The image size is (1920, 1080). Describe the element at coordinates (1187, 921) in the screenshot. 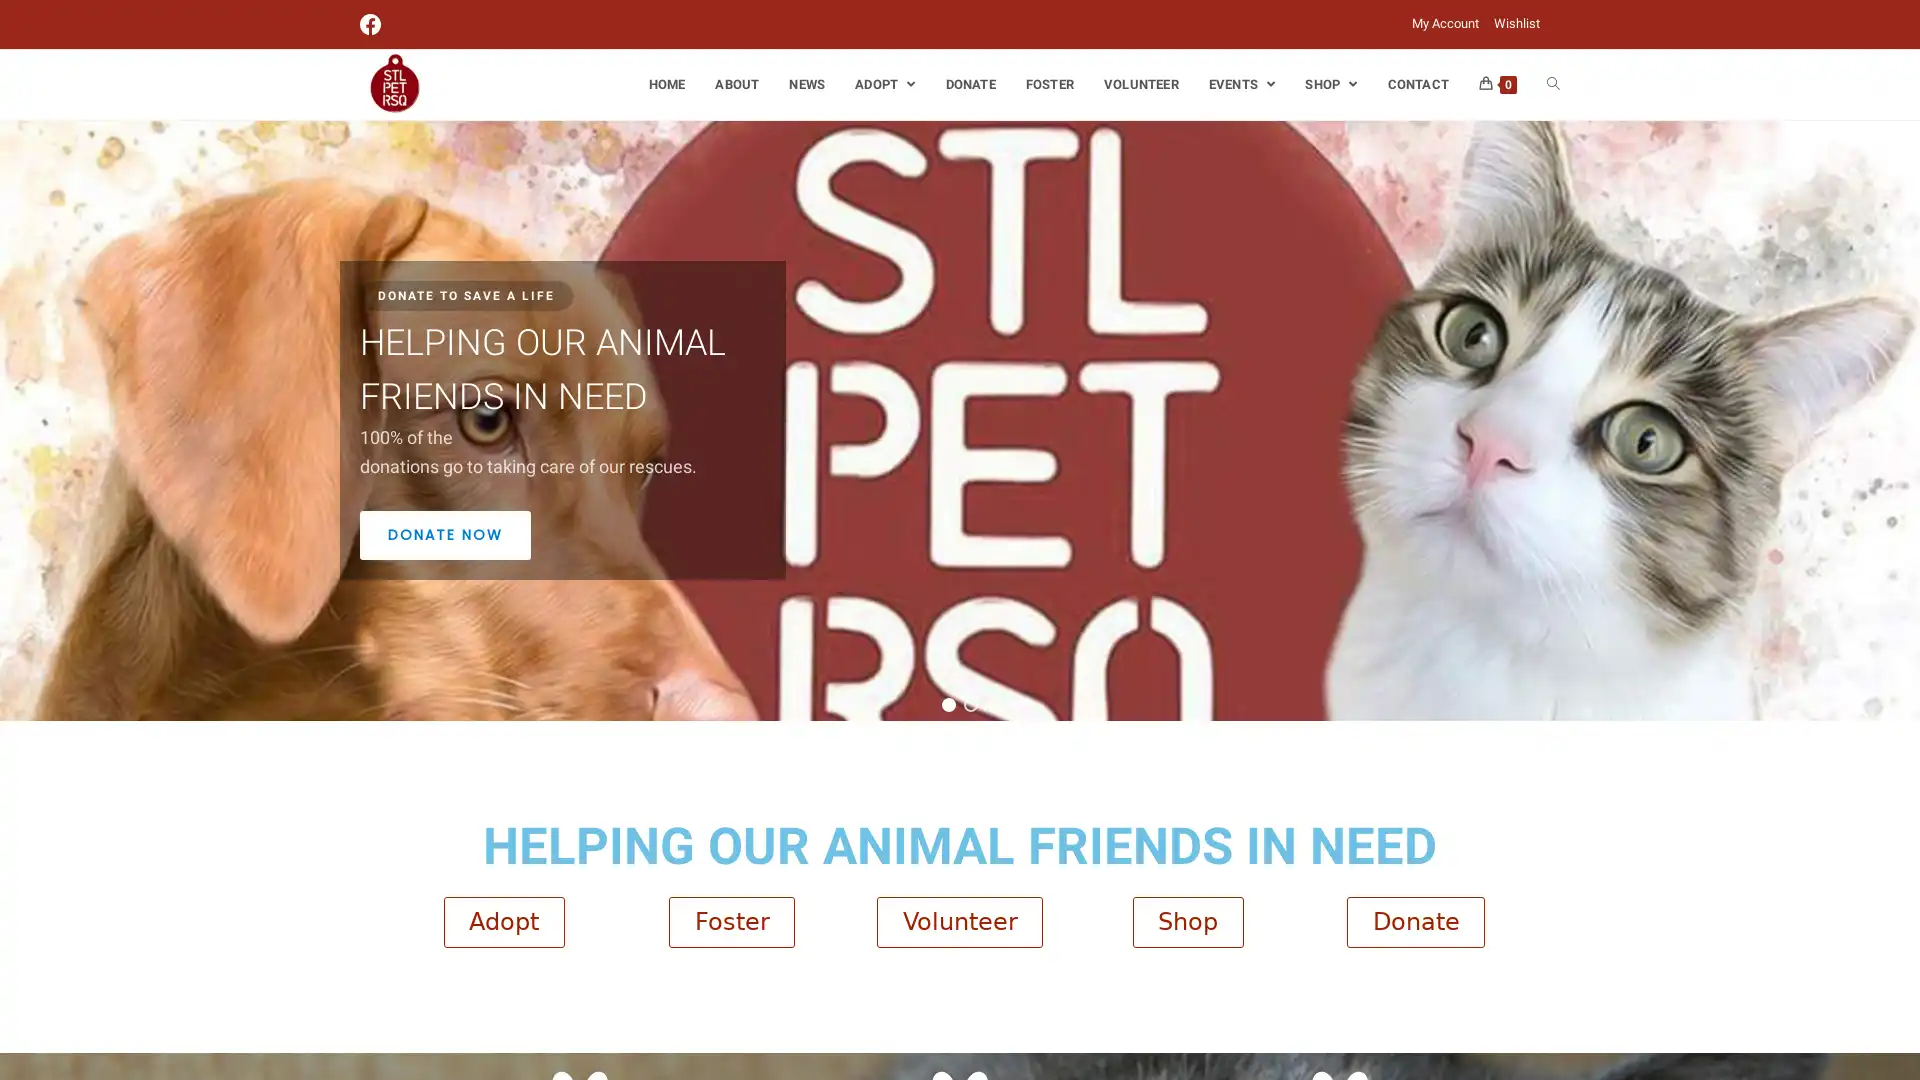

I see `Shop` at that location.